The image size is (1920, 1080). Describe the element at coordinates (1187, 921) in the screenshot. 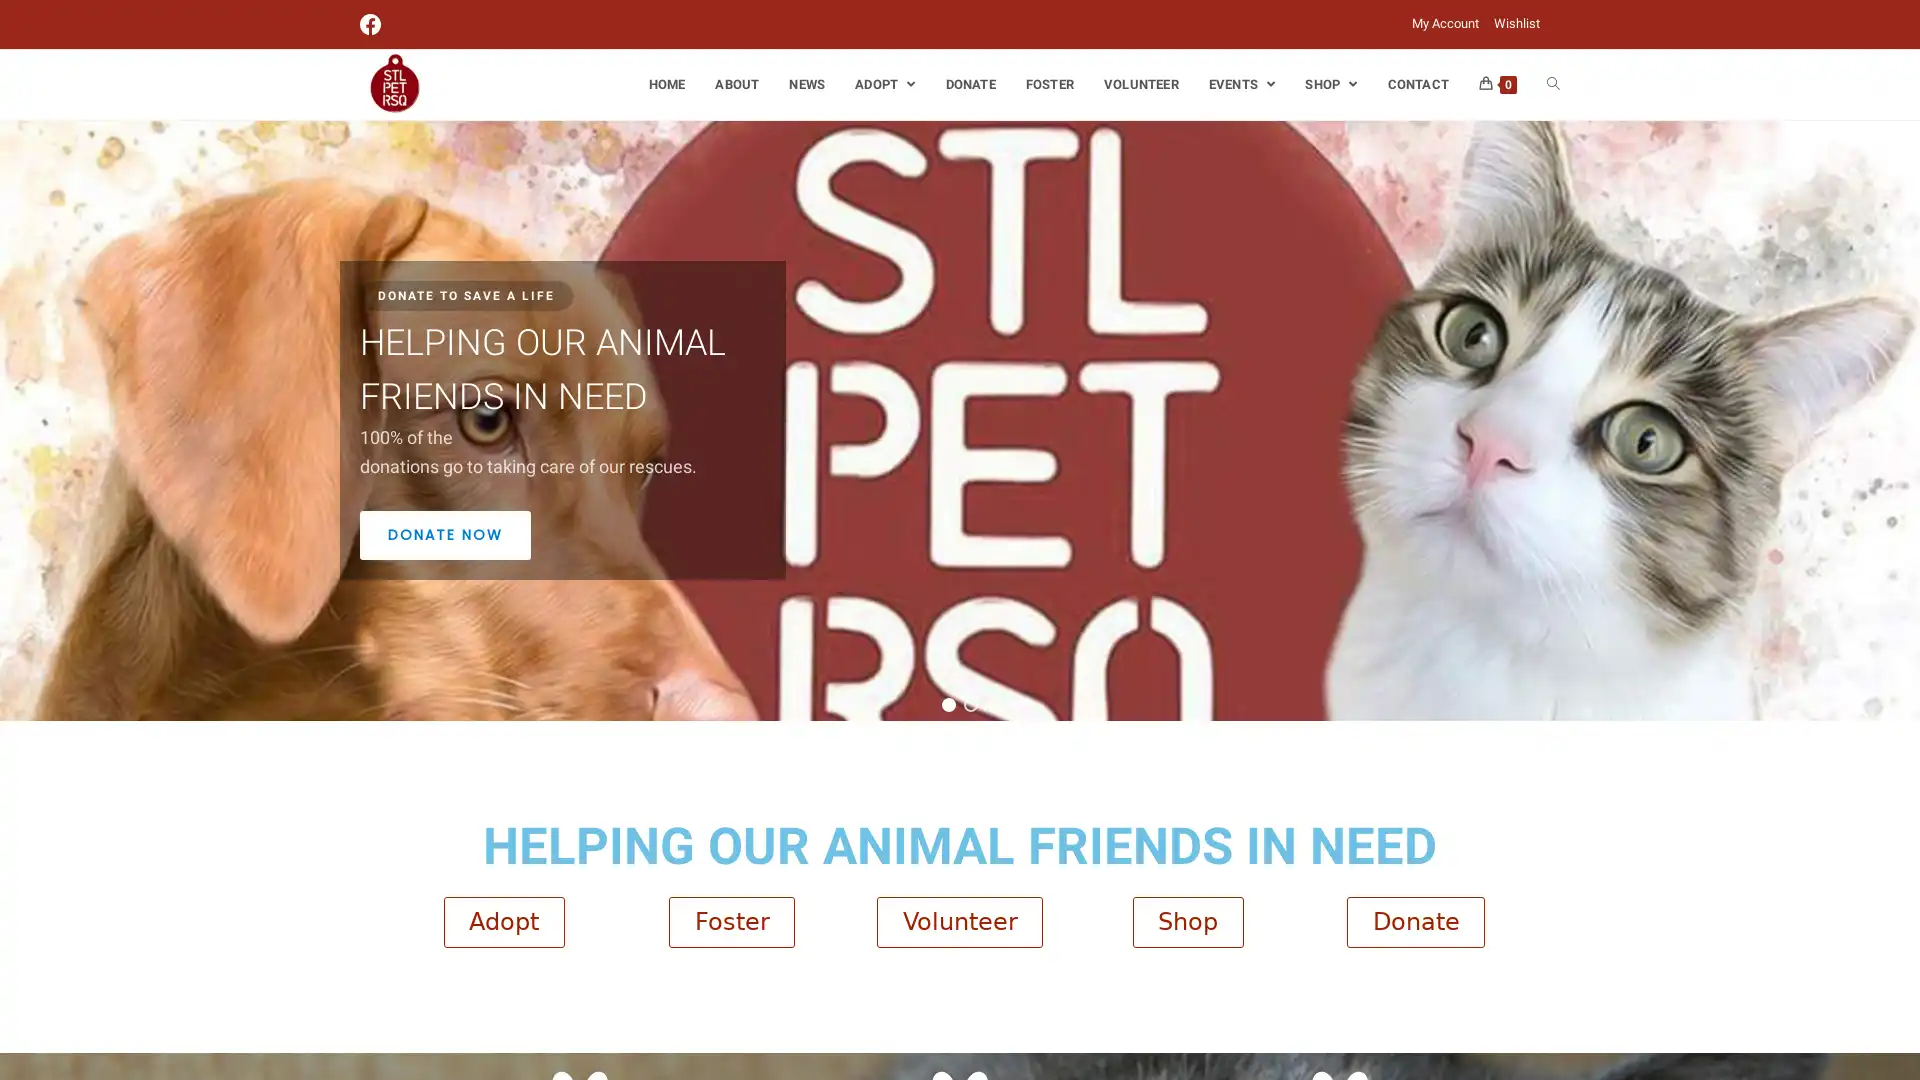

I see `Shop` at that location.